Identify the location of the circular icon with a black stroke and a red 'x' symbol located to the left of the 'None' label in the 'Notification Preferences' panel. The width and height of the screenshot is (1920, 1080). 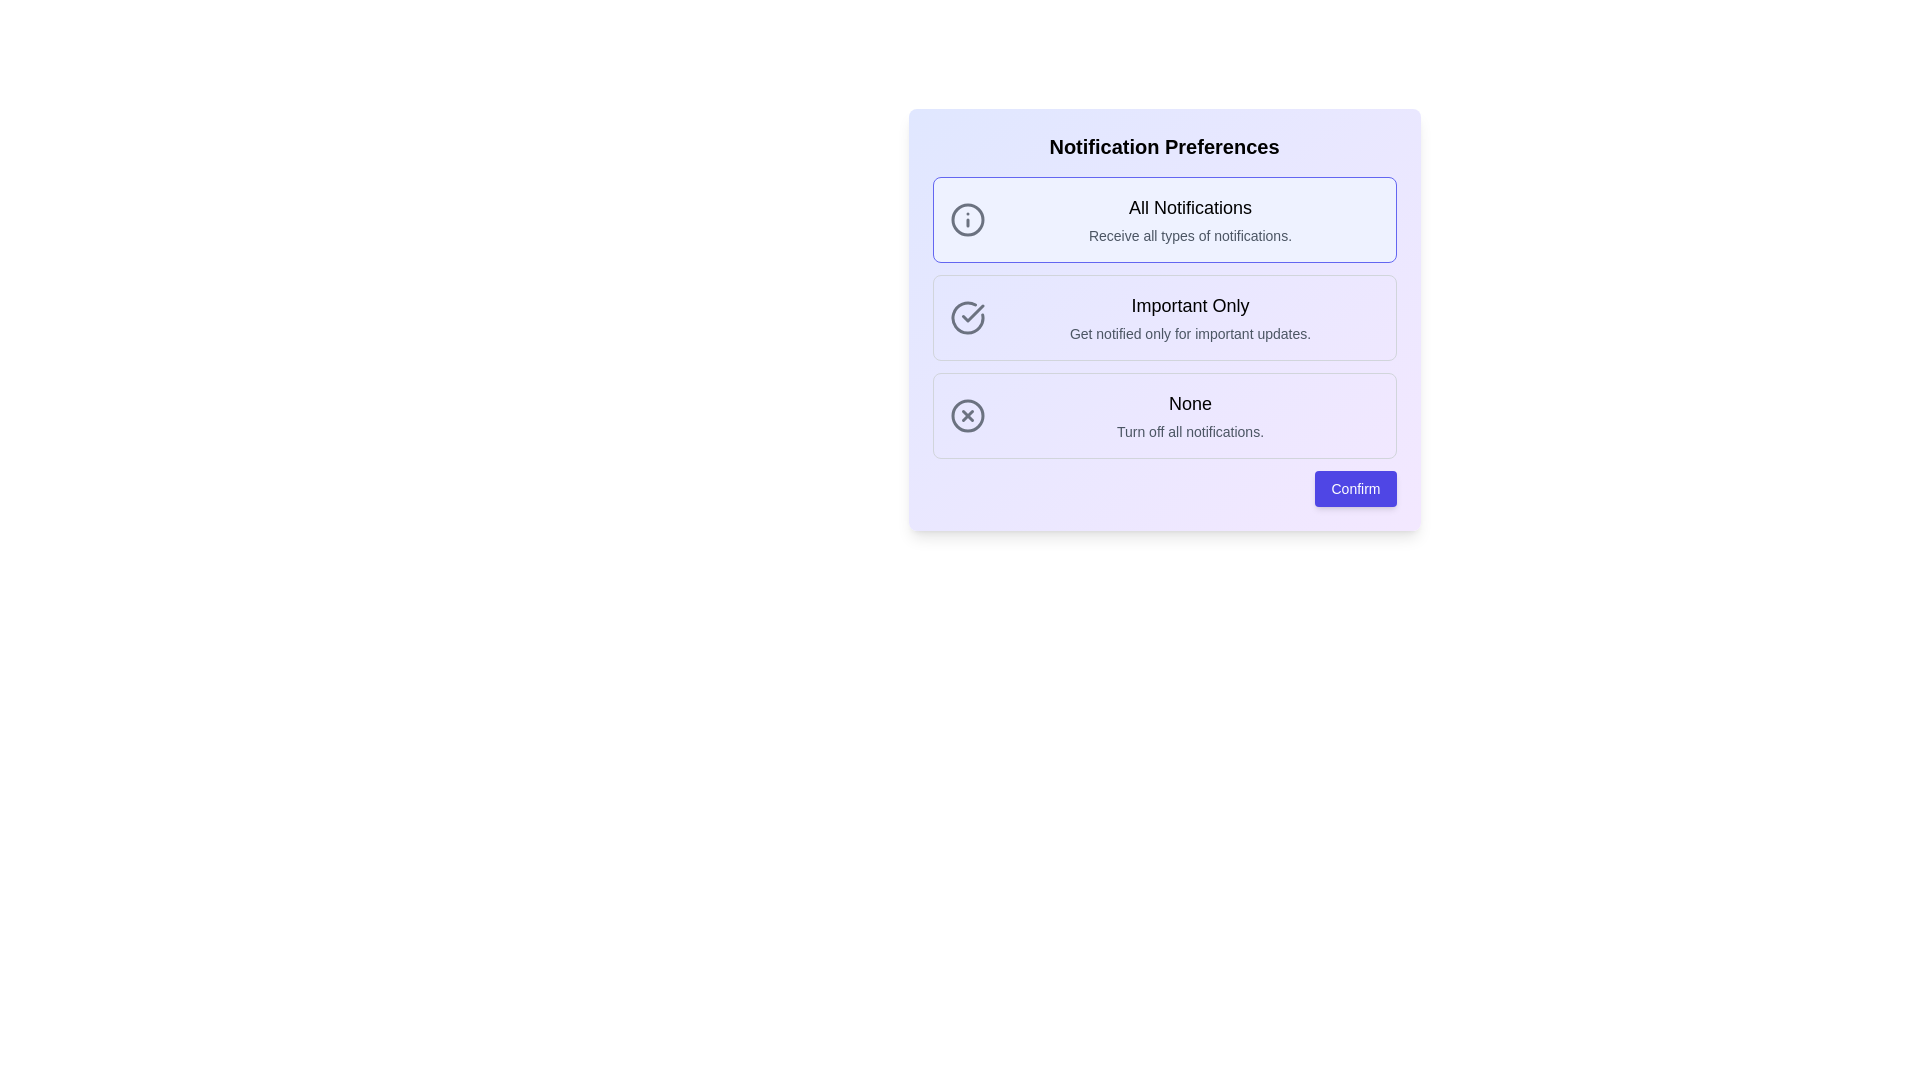
(967, 415).